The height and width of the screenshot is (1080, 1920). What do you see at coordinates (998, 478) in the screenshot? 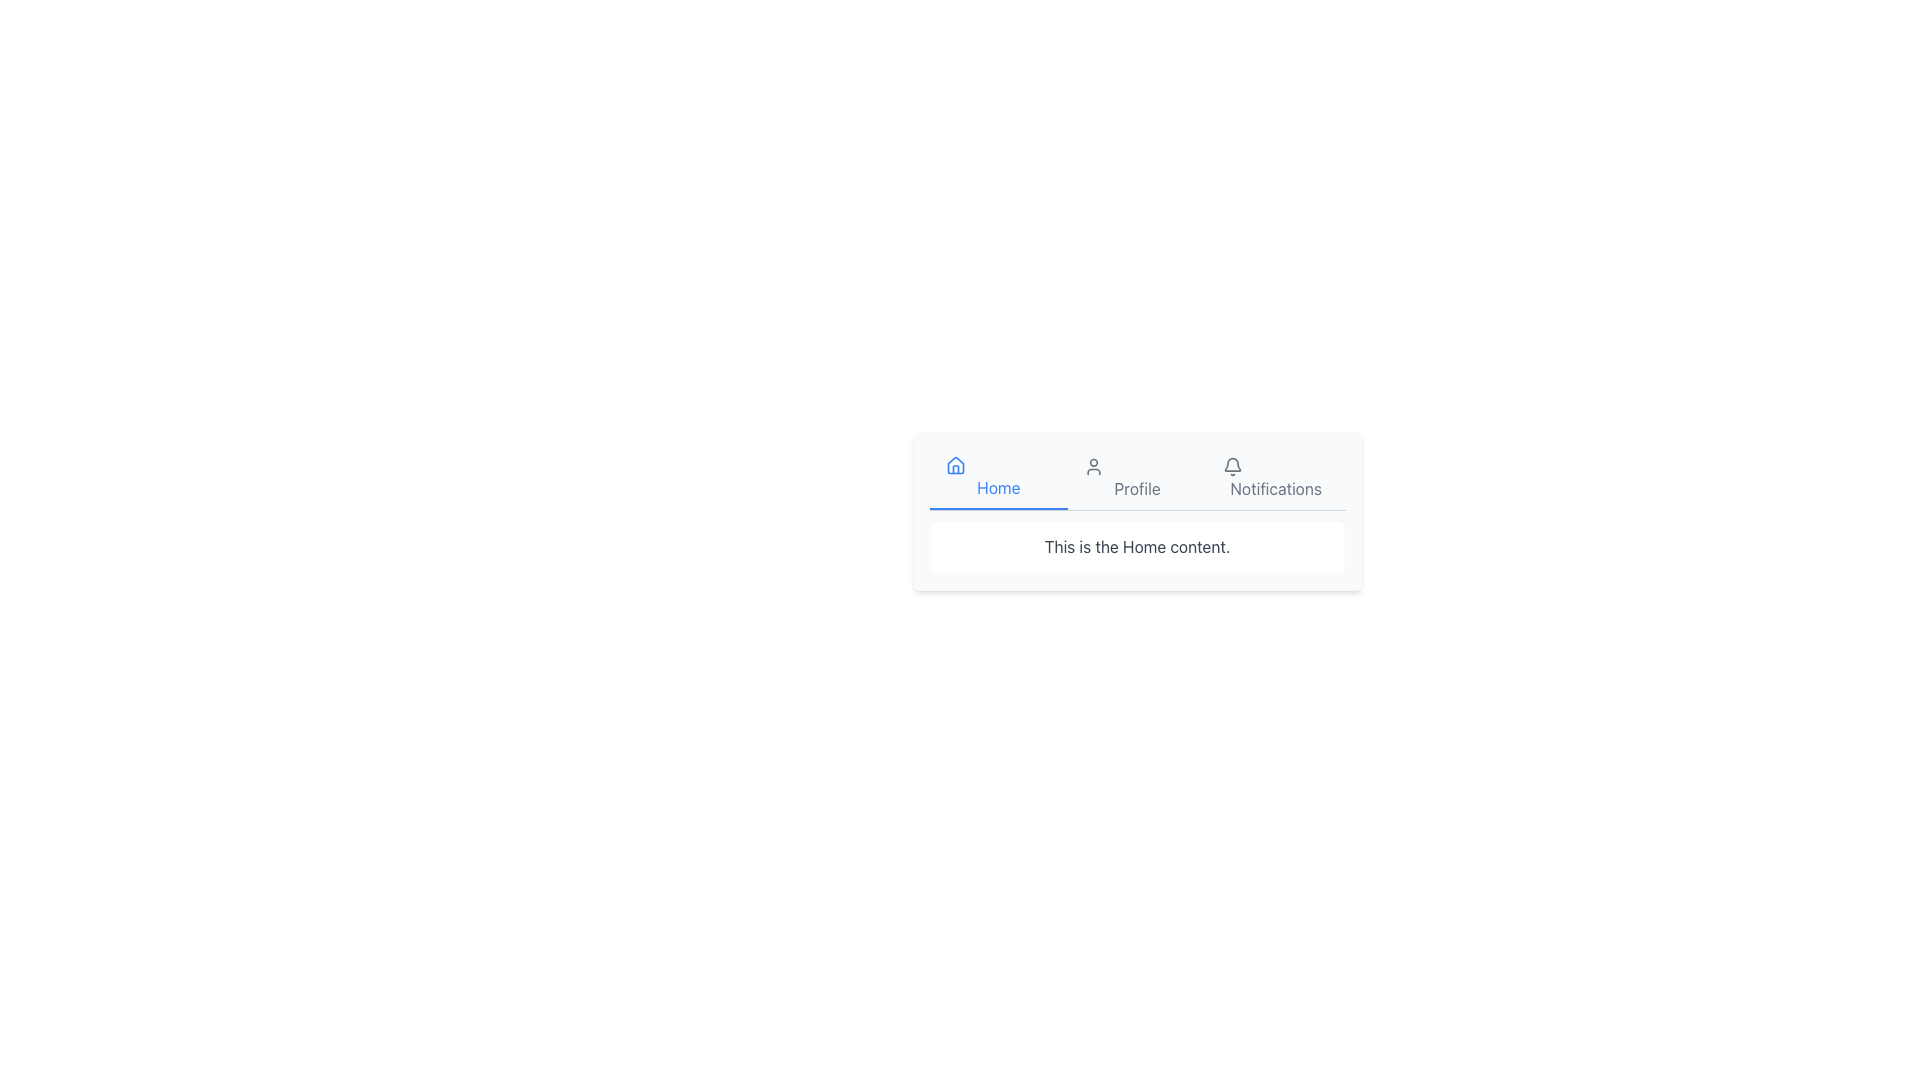
I see `the first navigation button on the left in the navigation bar` at bounding box center [998, 478].